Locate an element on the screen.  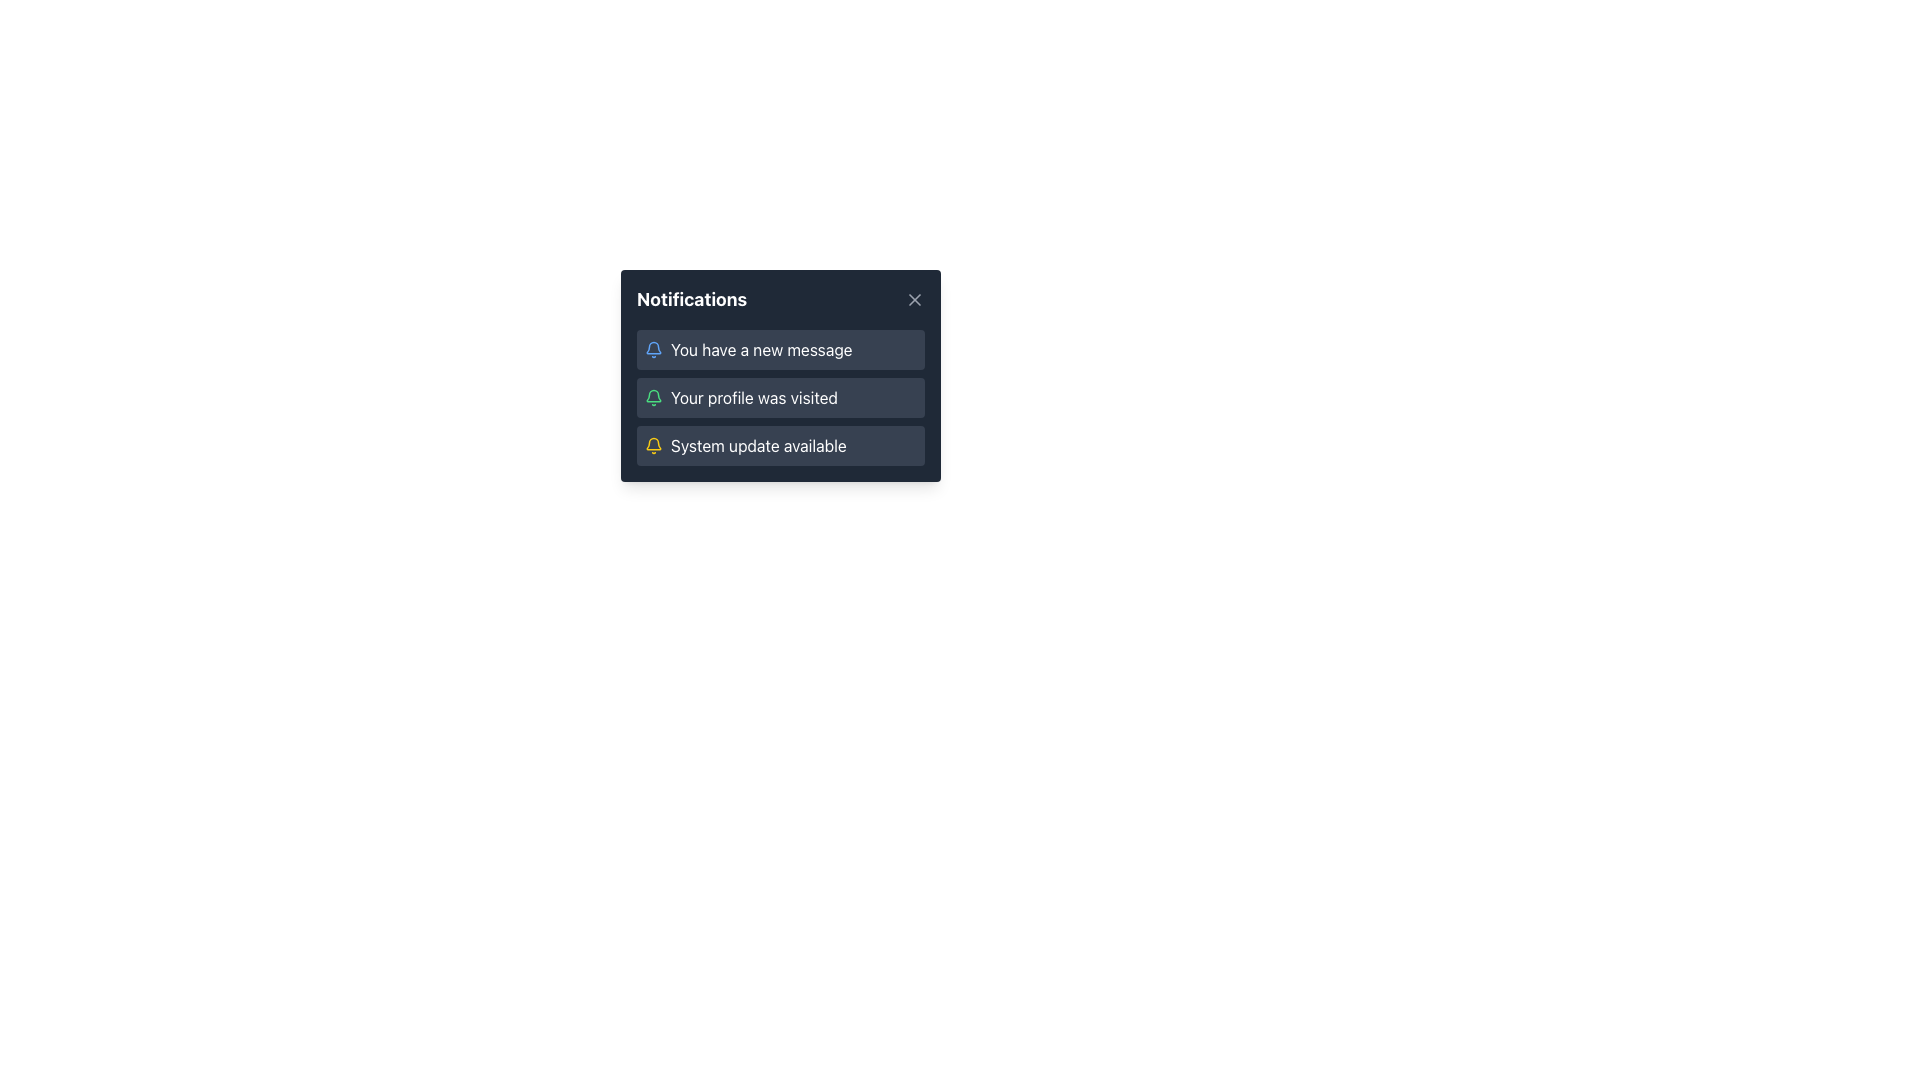
the notification bell icon located near the top-left corner of the notification box, next is located at coordinates (653, 396).